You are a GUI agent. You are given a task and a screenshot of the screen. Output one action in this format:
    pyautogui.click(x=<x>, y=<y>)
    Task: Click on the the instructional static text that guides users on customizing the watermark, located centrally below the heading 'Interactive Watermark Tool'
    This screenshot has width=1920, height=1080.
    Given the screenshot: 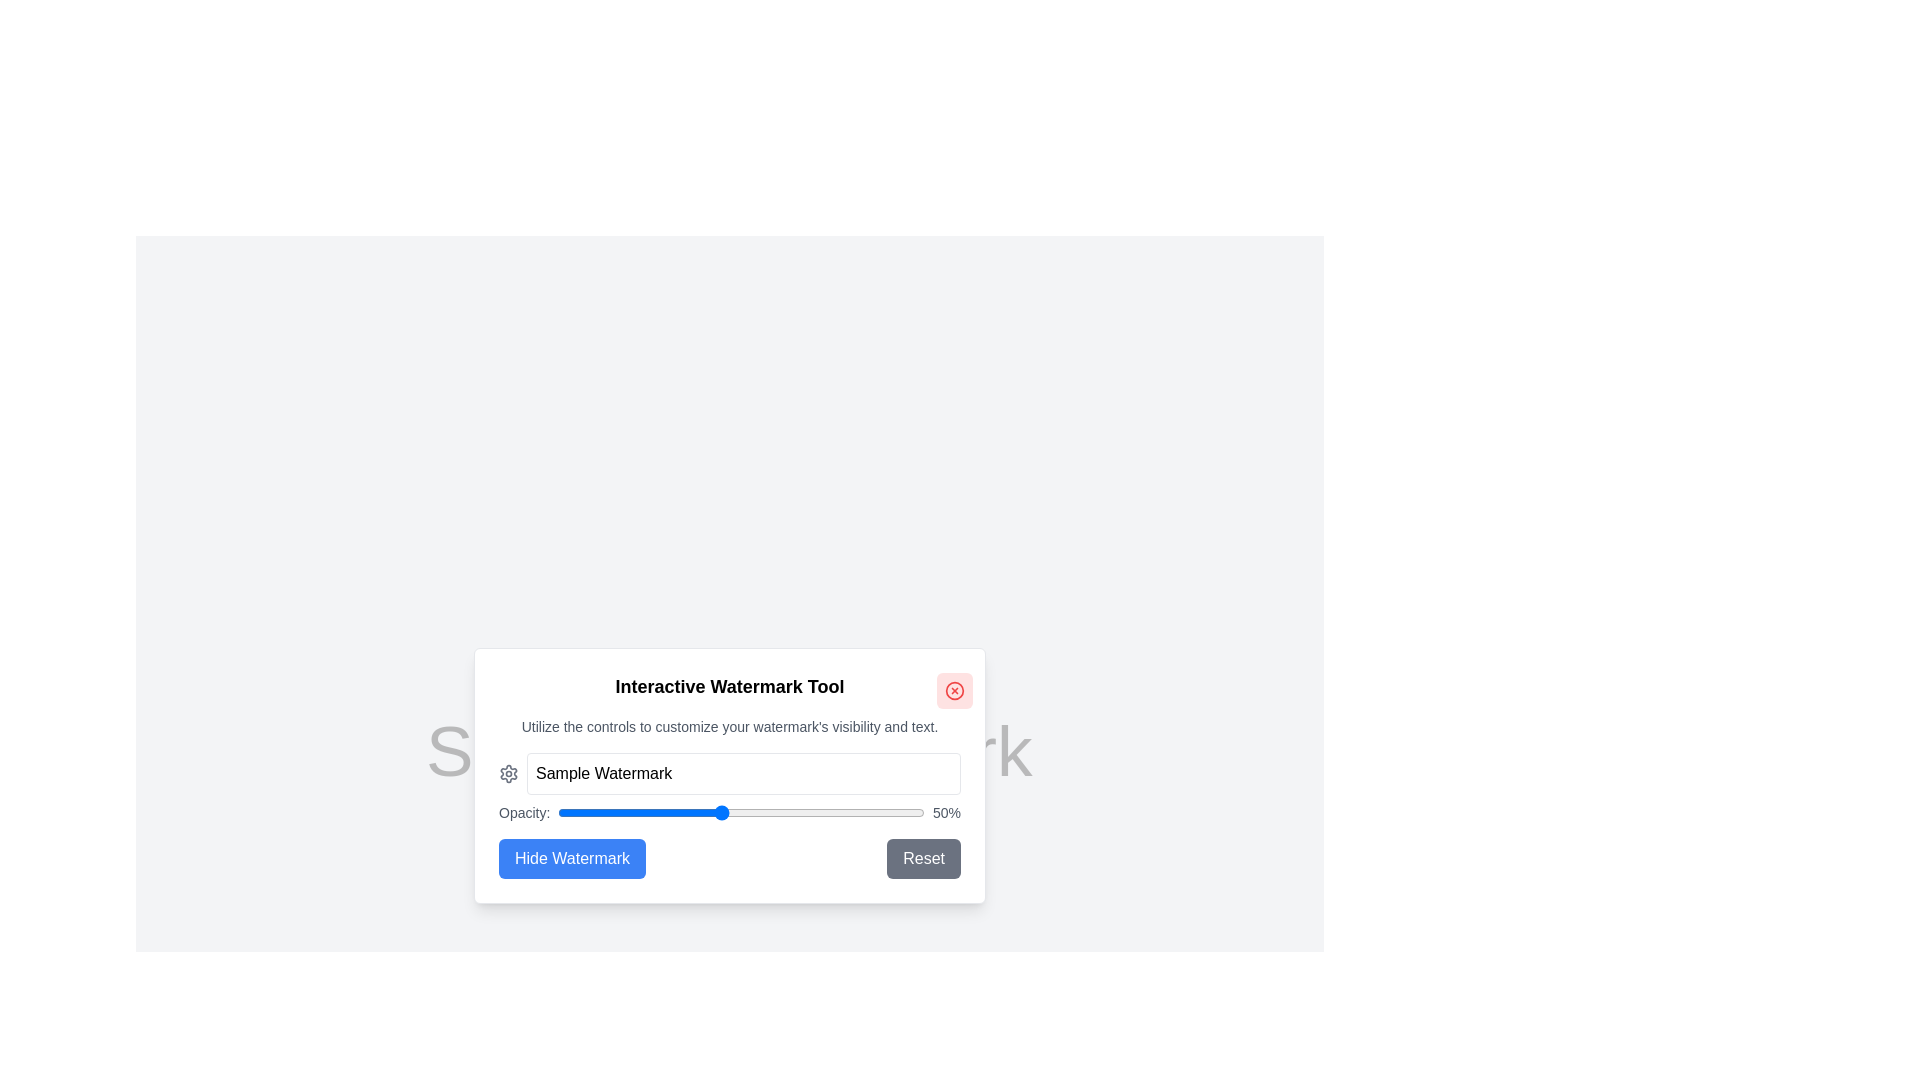 What is the action you would take?
    pyautogui.click(x=728, y=726)
    